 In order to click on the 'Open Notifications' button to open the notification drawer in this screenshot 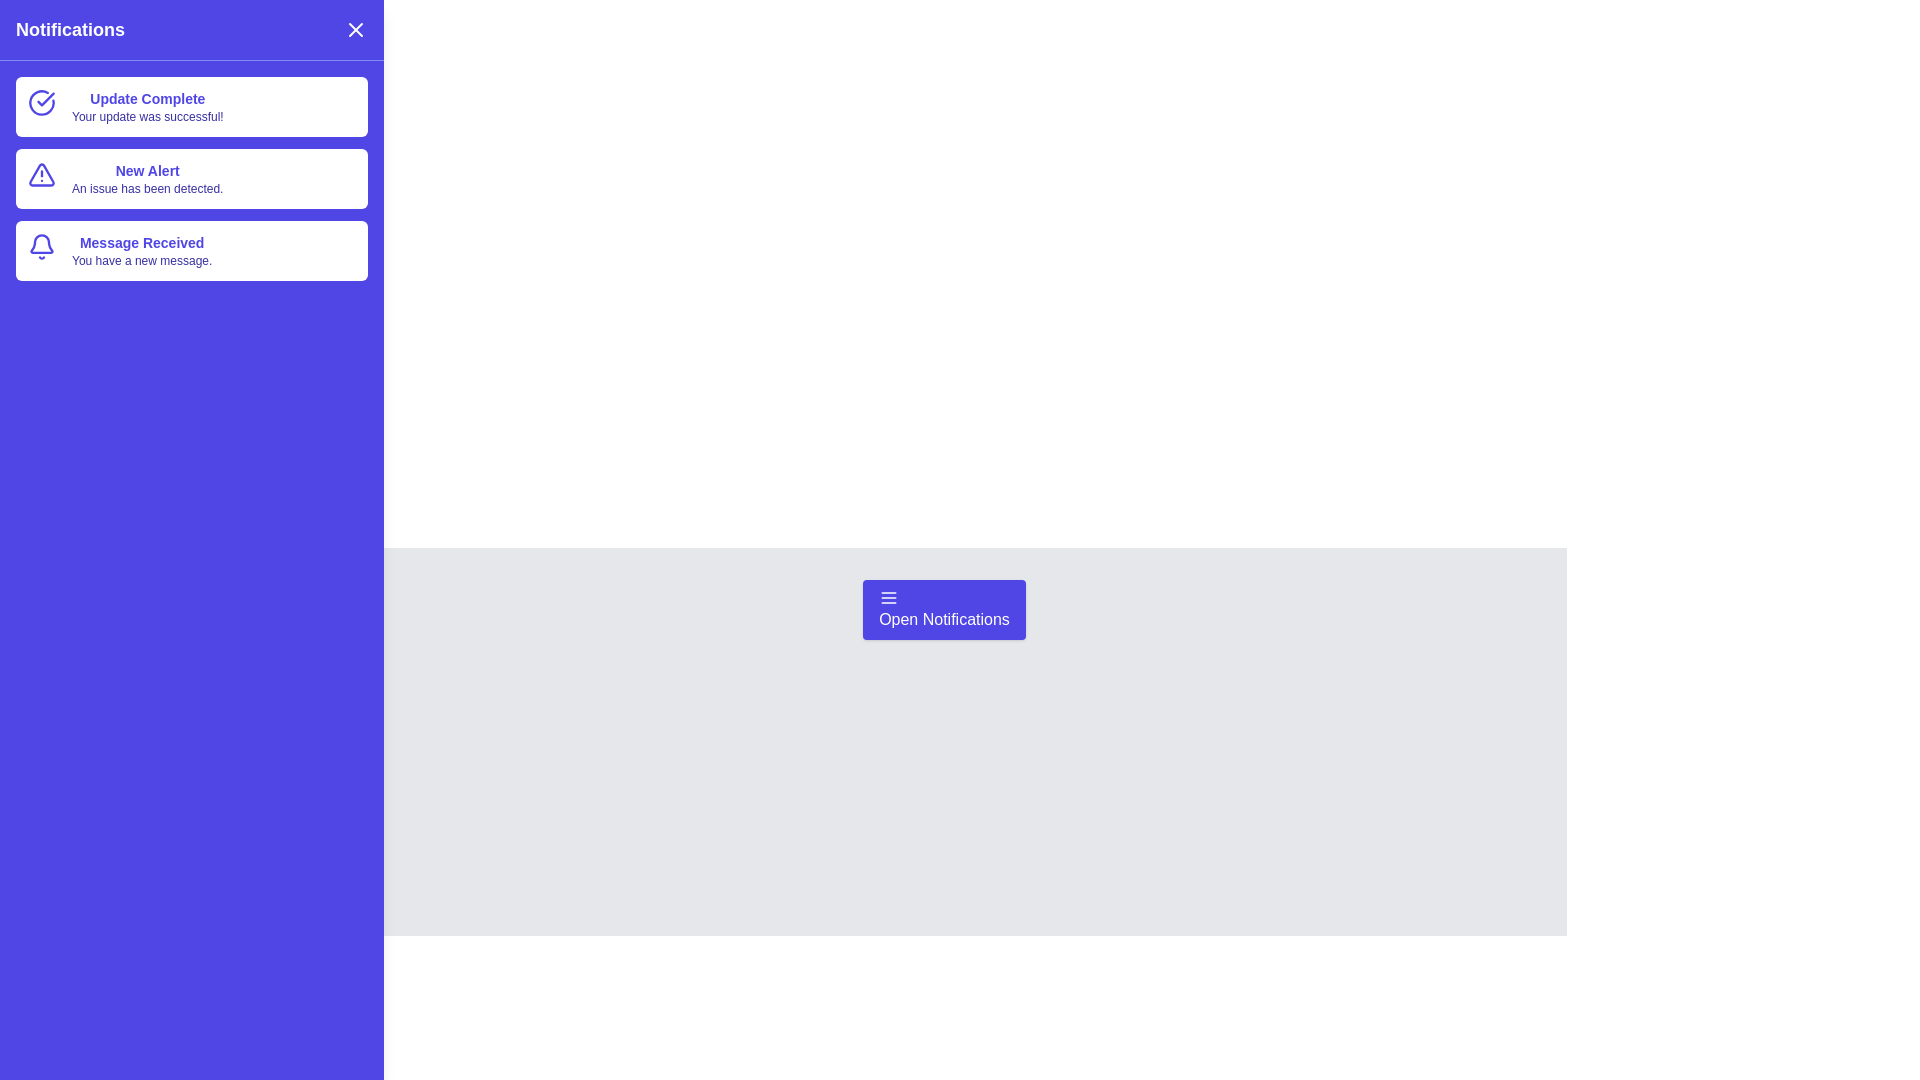, I will do `click(943, 608)`.